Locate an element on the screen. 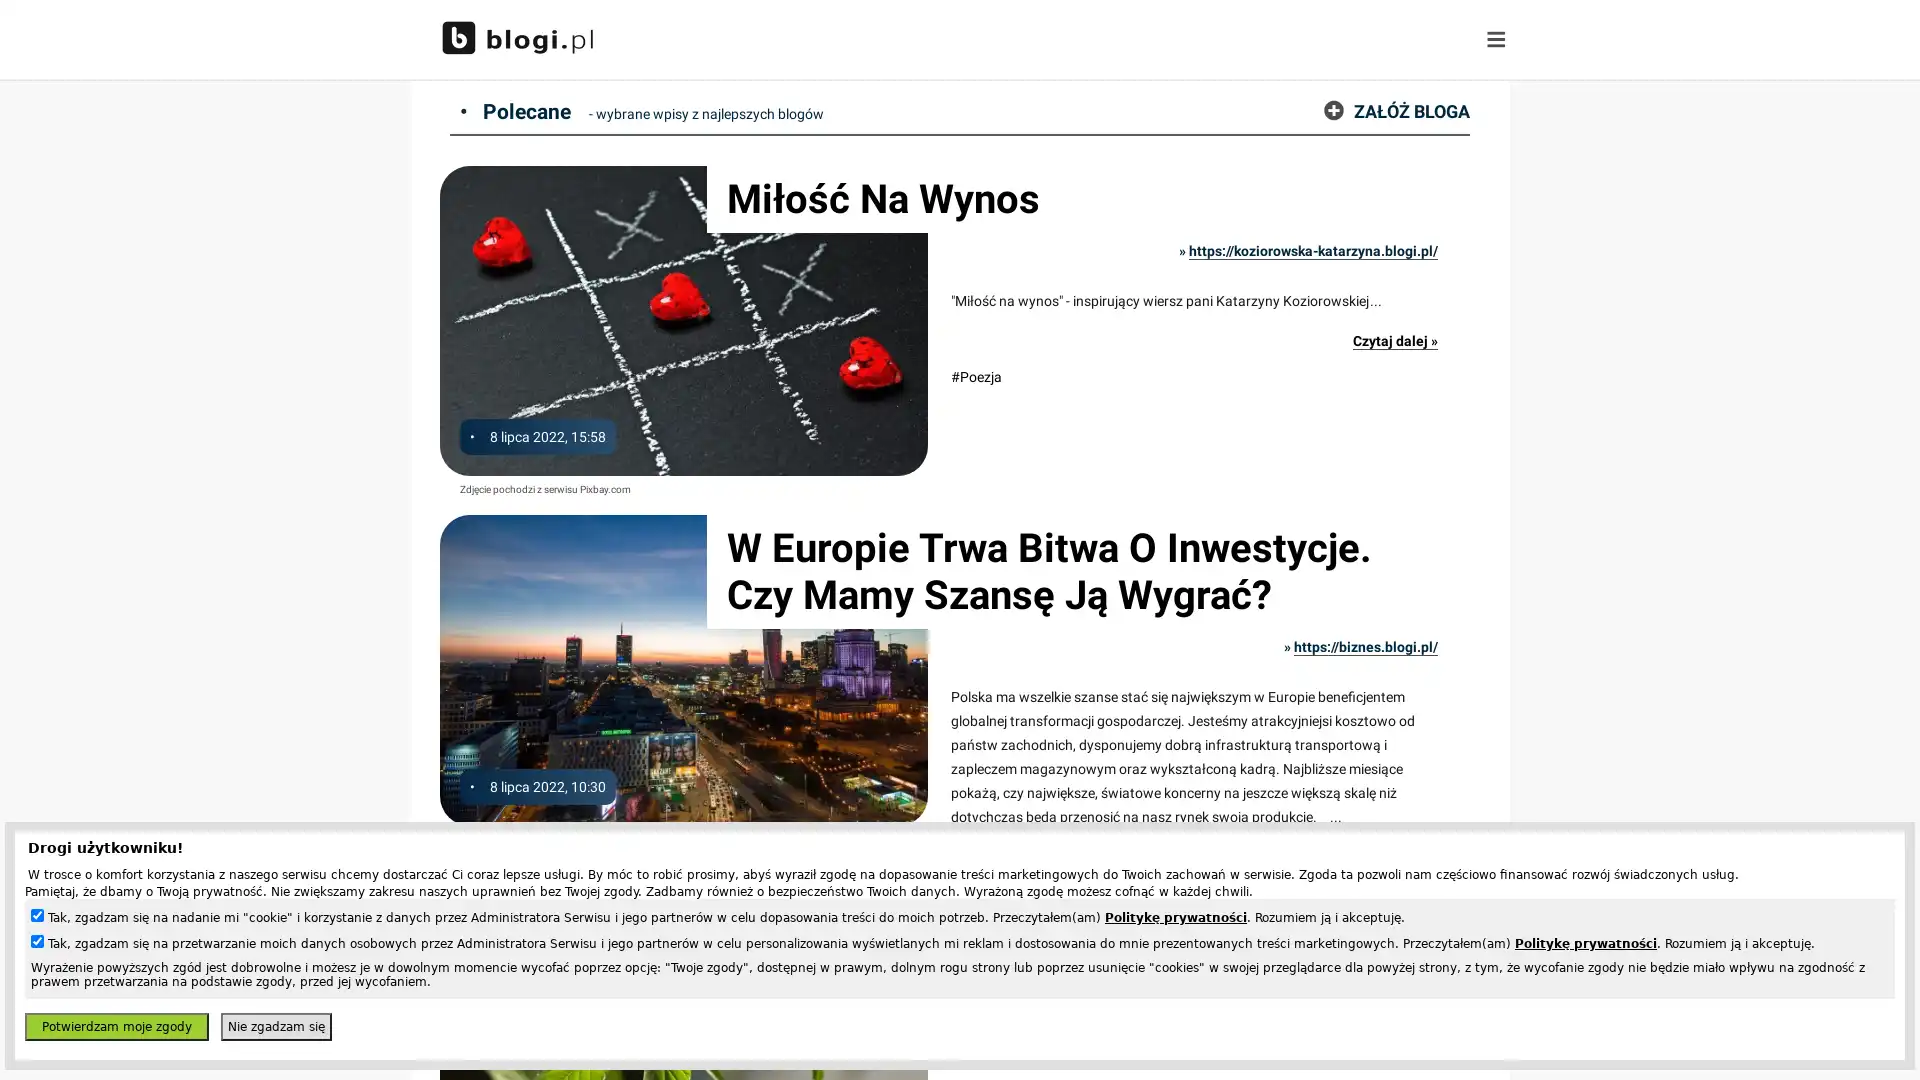  Nie zgadzam sie is located at coordinates (275, 1026).